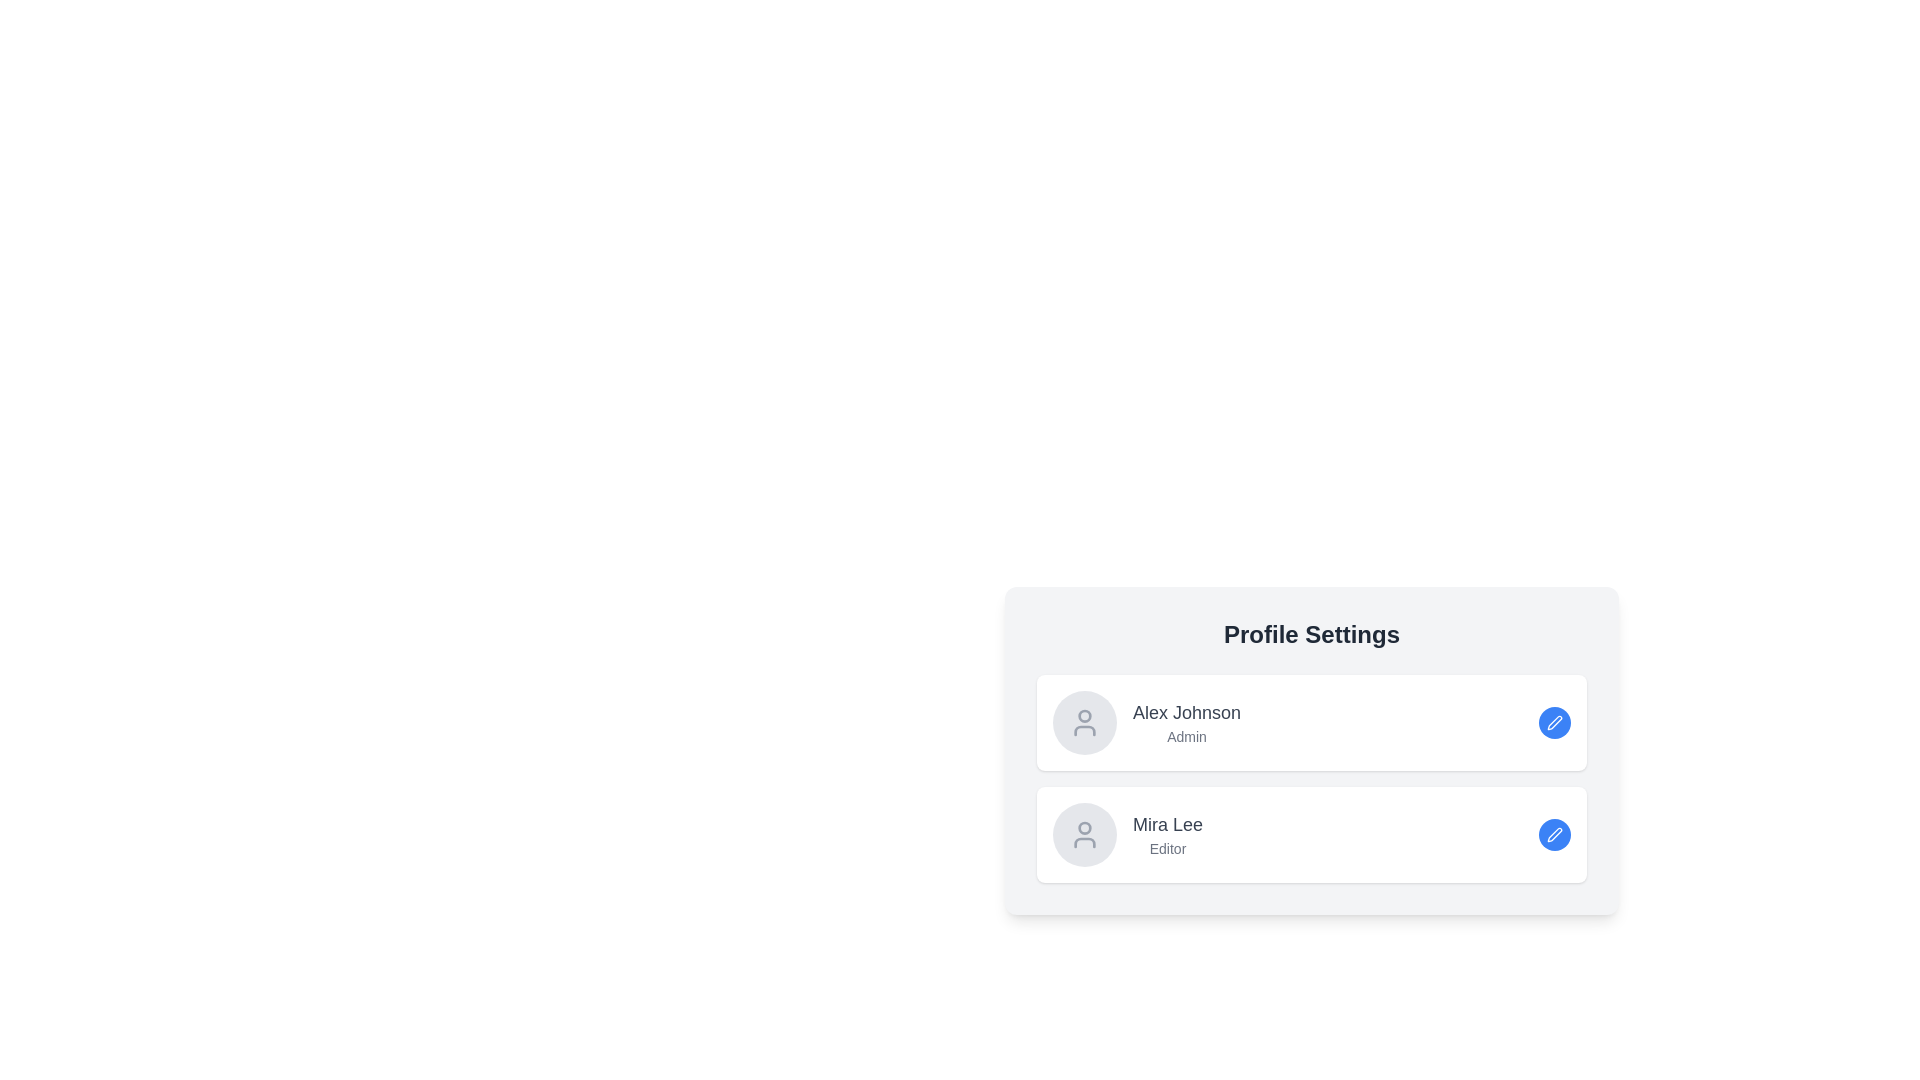 This screenshot has width=1920, height=1080. I want to click on the Profile Information Card displaying user profile information, located, so click(1147, 722).